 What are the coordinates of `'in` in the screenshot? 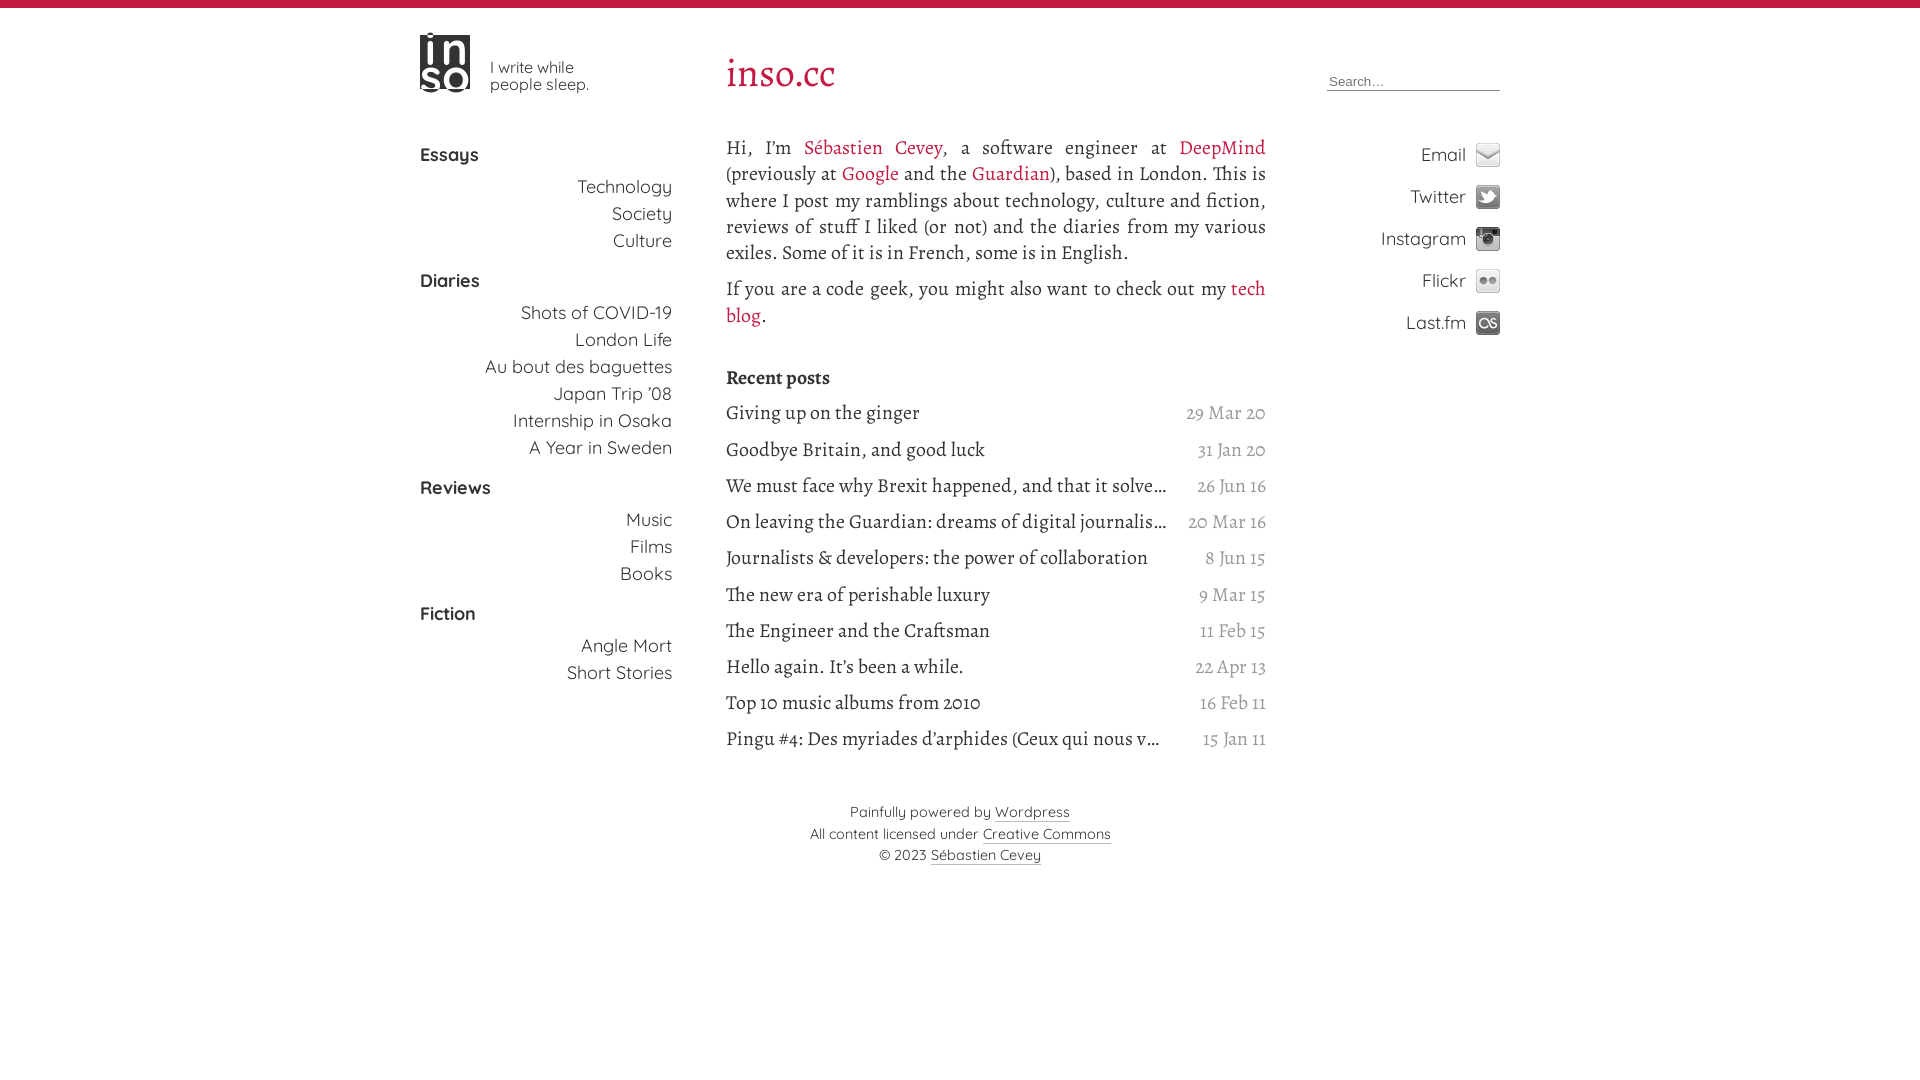 It's located at (419, 60).